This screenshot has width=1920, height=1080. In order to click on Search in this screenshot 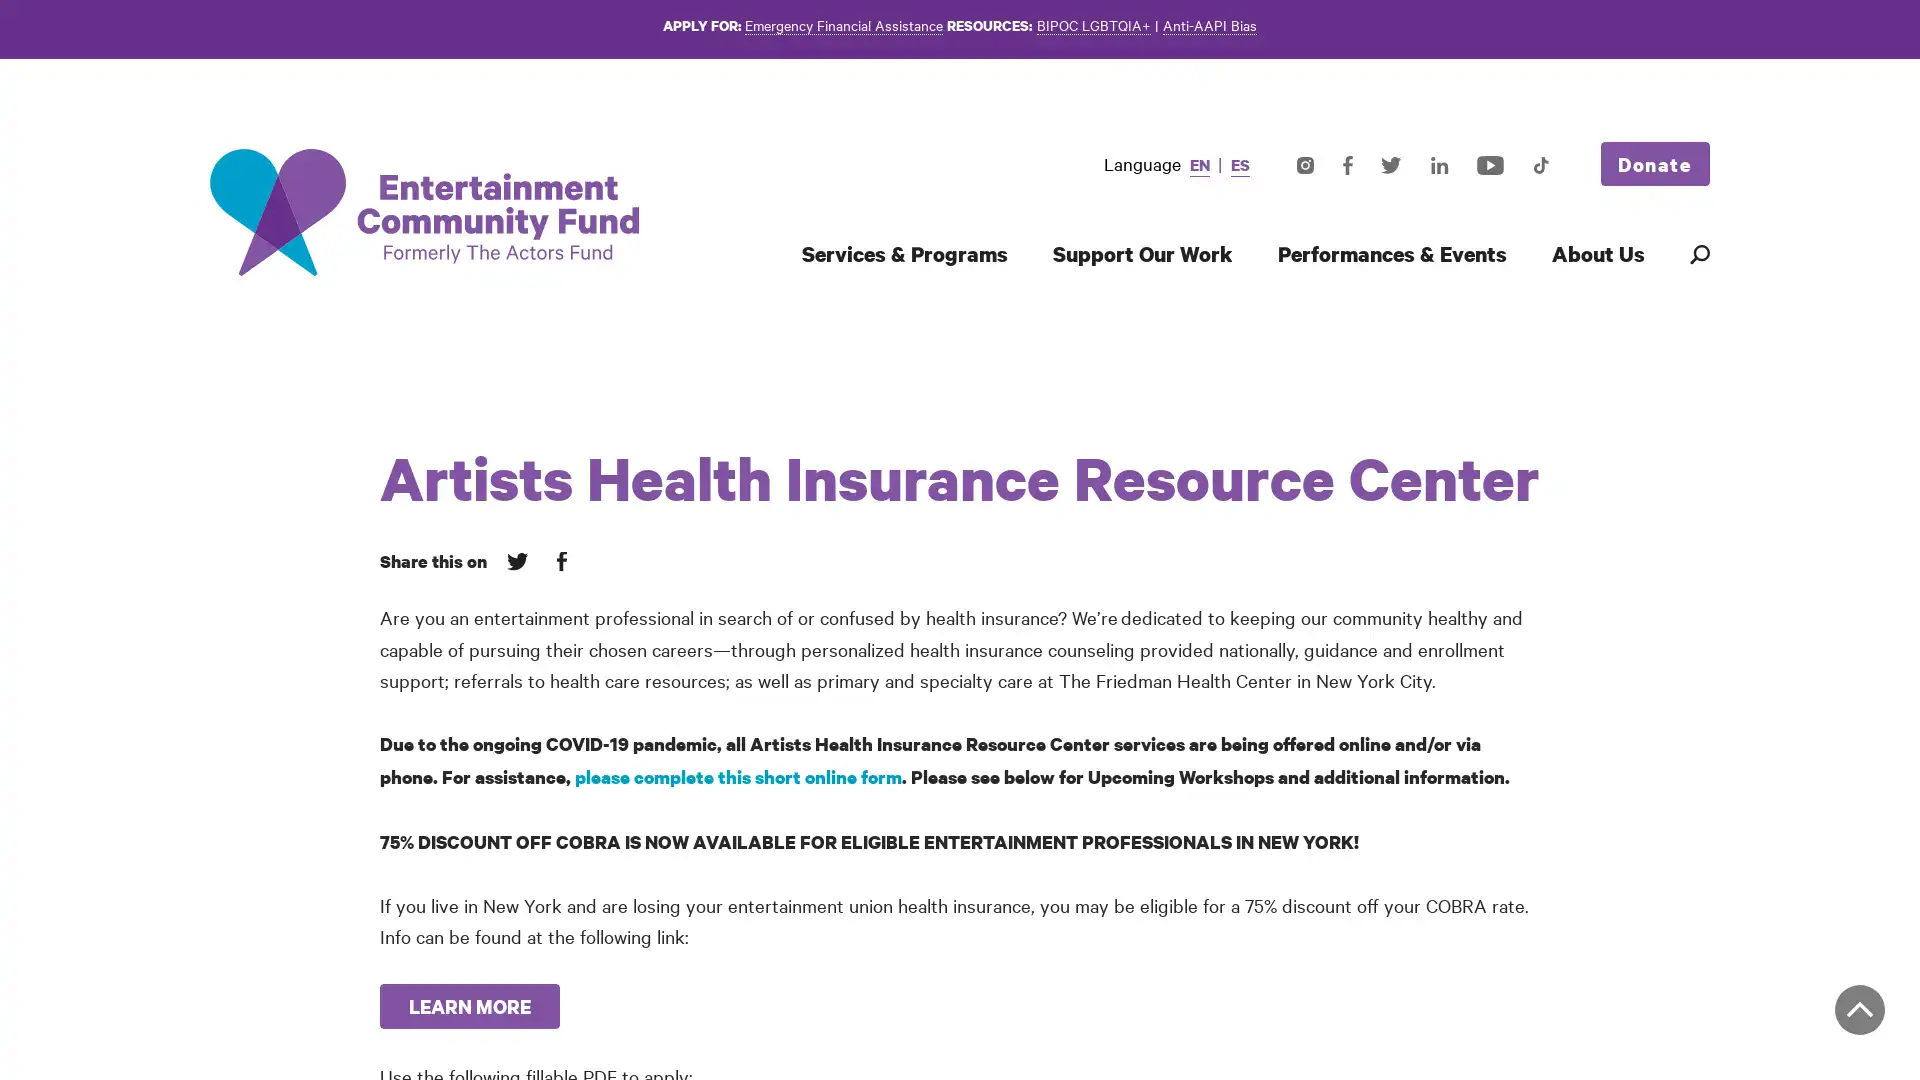, I will do `click(1698, 254)`.